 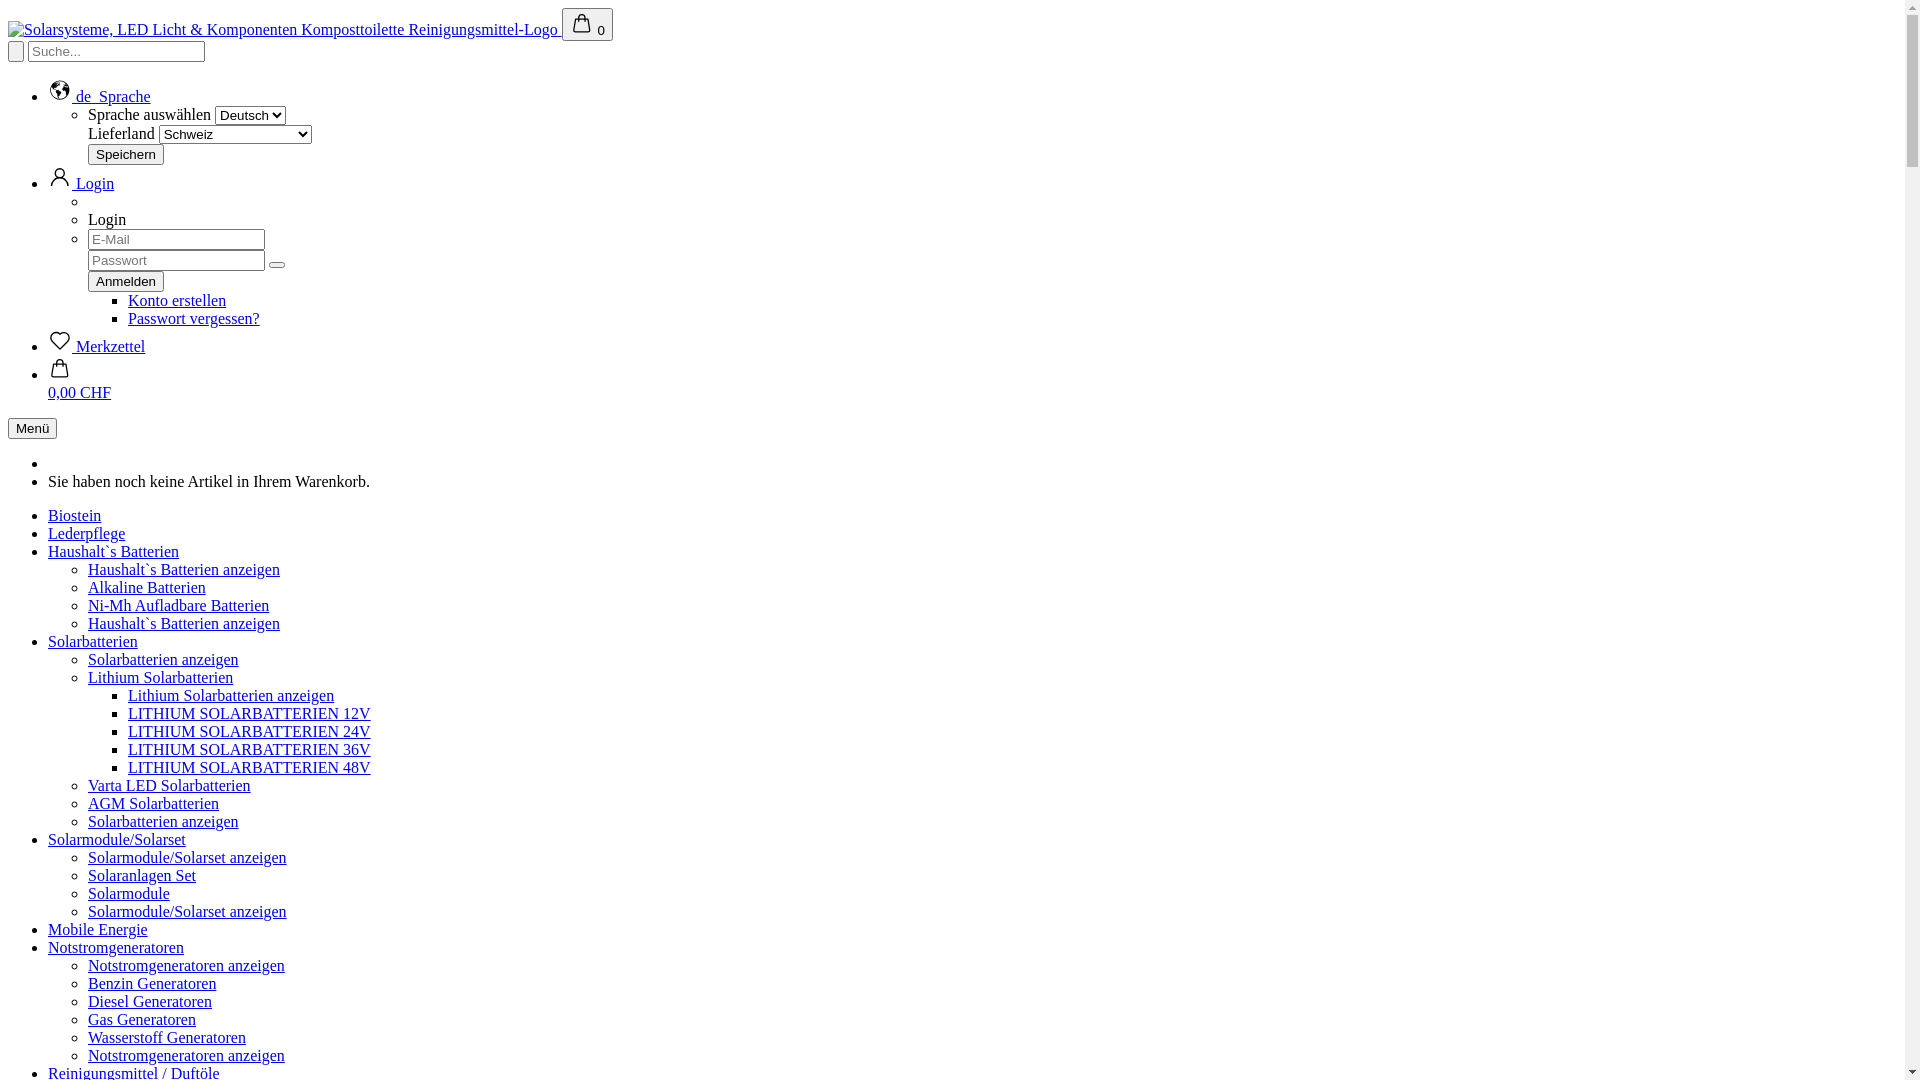 What do you see at coordinates (124, 153) in the screenshot?
I see `'Speichern'` at bounding box center [124, 153].